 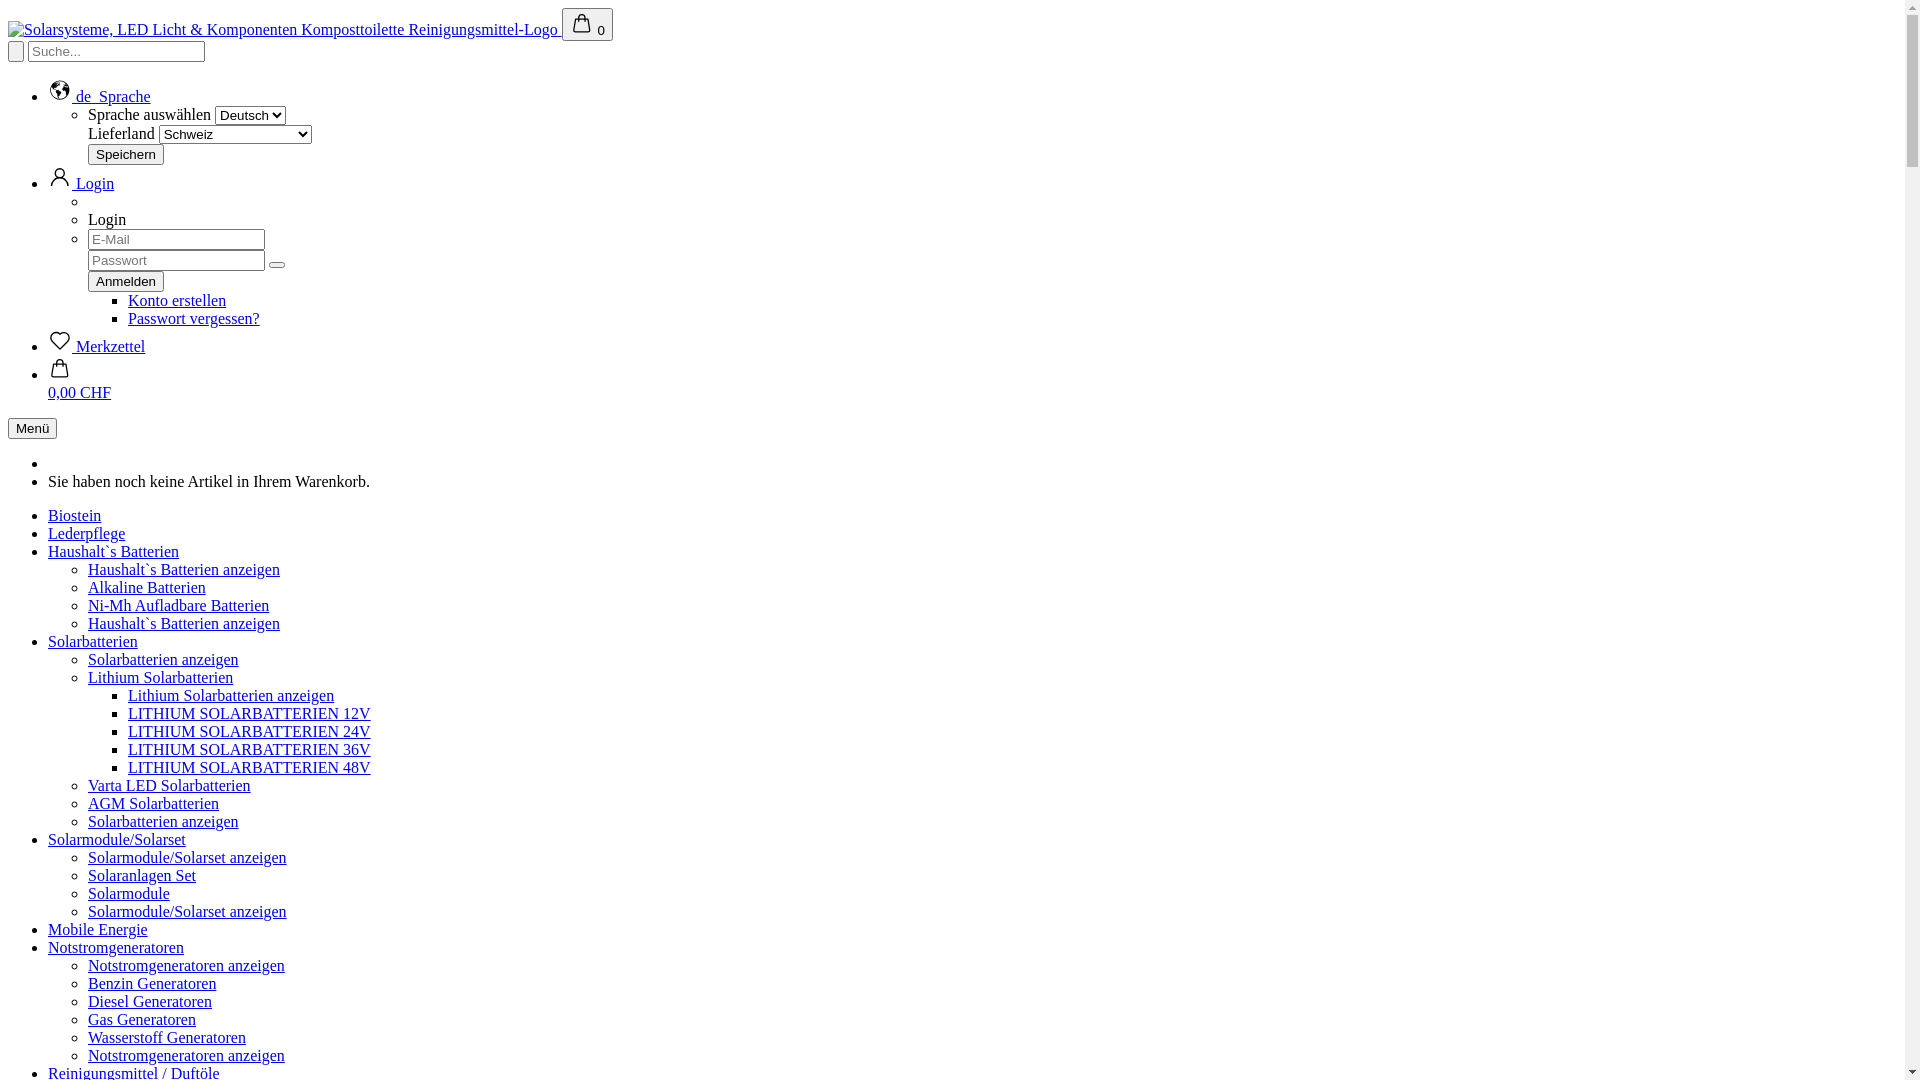 What do you see at coordinates (124, 153) in the screenshot?
I see `'Speichern'` at bounding box center [124, 153].